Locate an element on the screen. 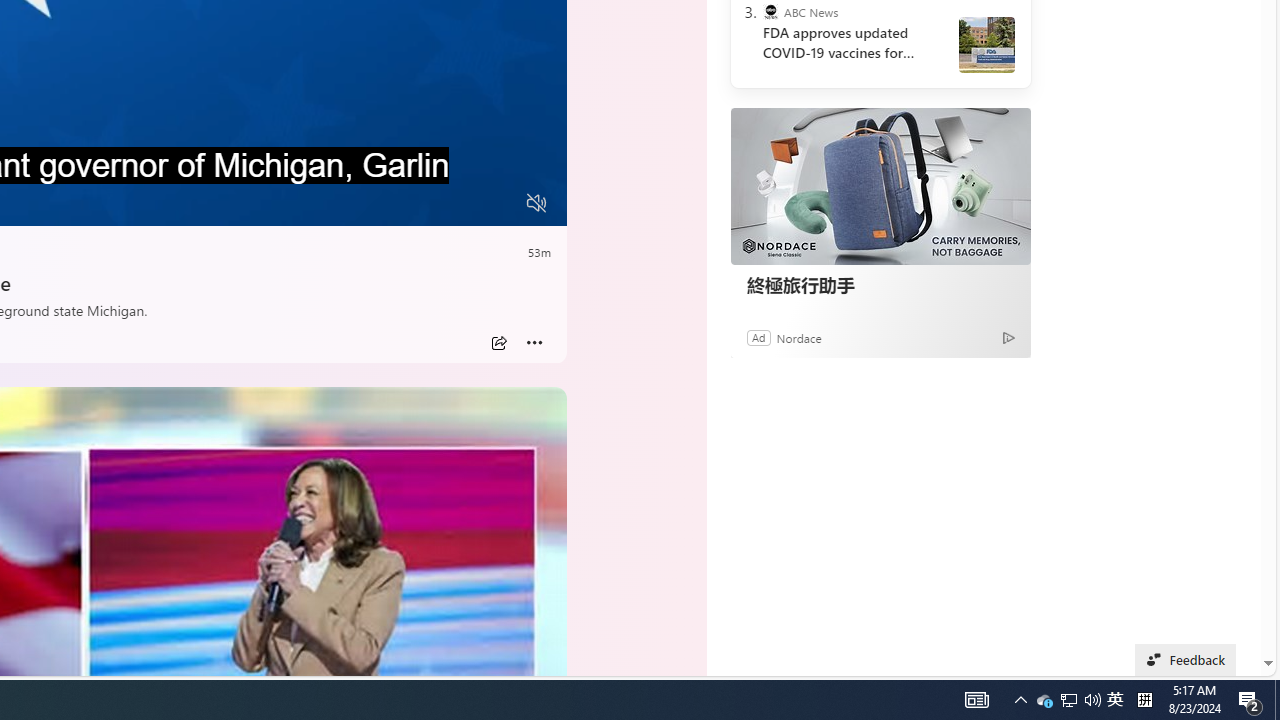  'Share' is located at coordinates (498, 342).